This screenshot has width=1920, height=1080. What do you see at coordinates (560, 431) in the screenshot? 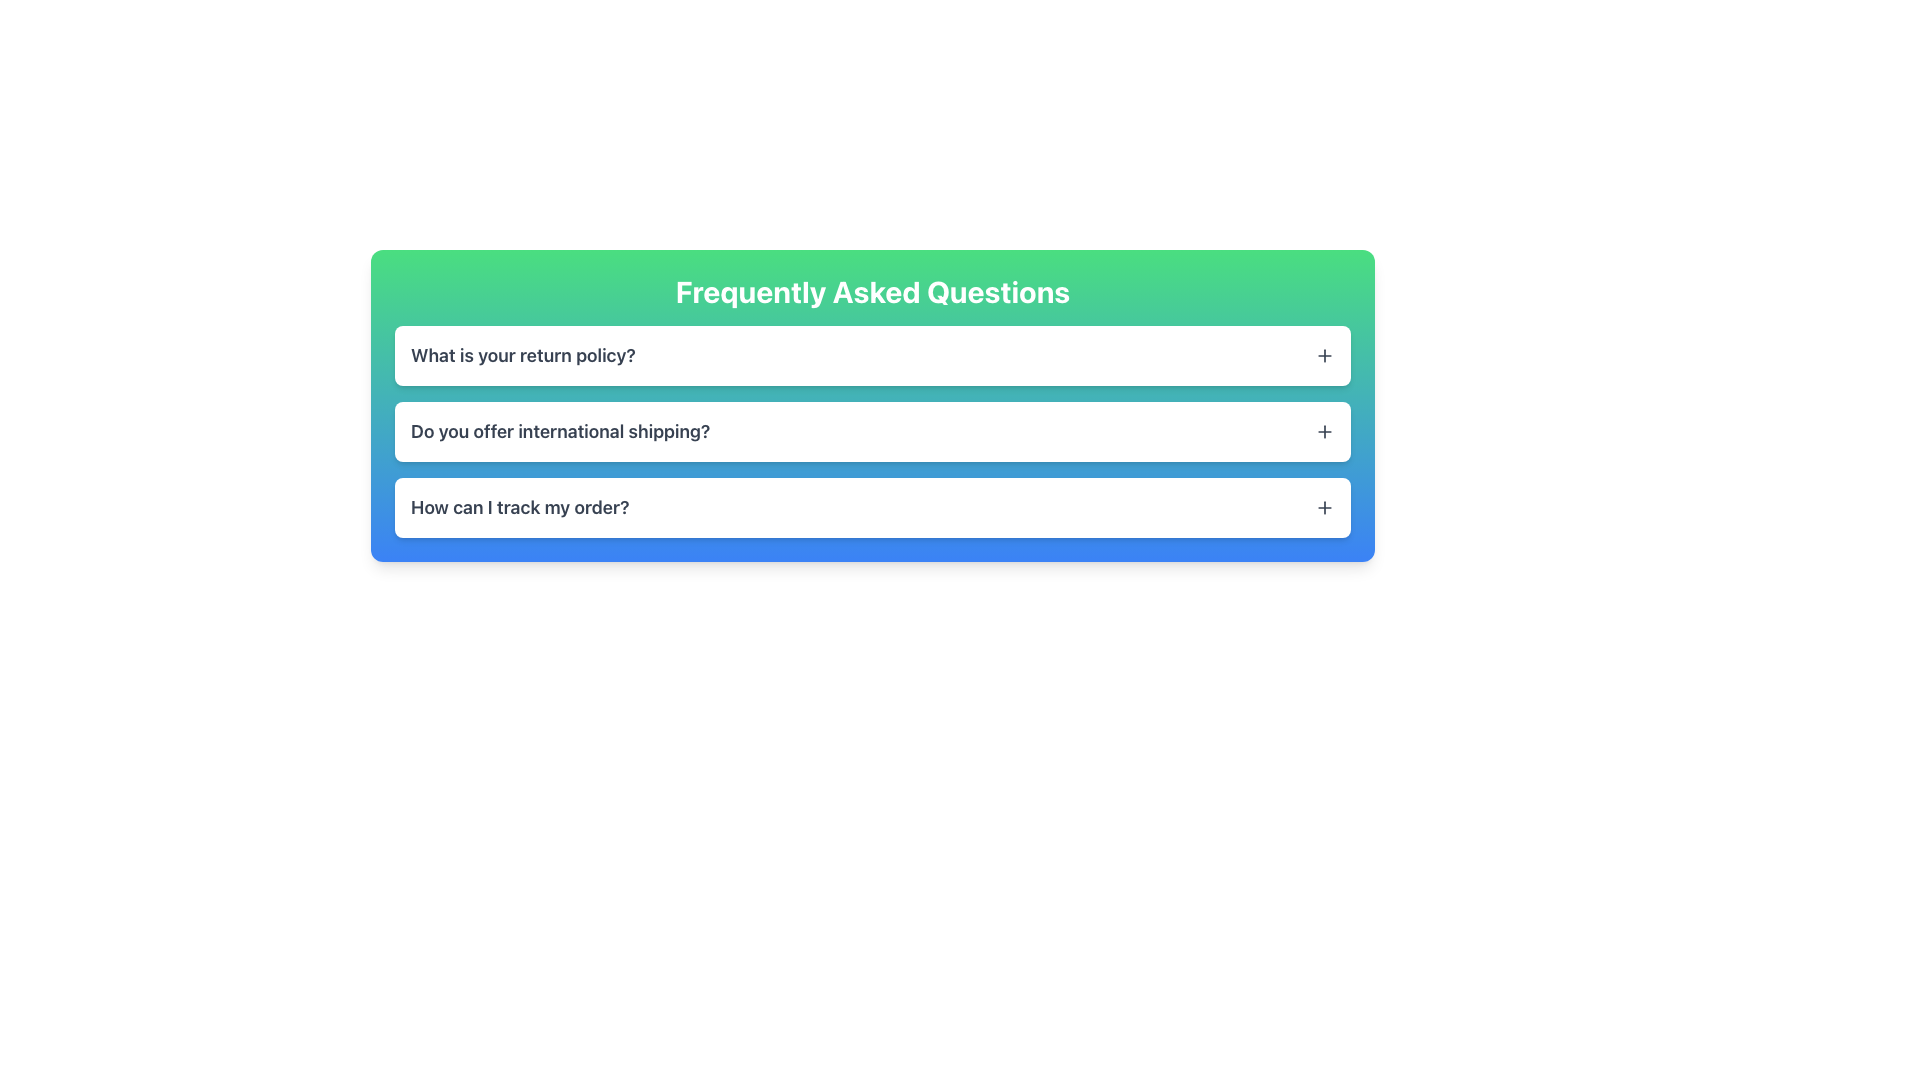
I see `the second static text element in the FAQ section that serves as a question for users, located between 'What is your return policy?' and 'How can I track my order?'` at bounding box center [560, 431].